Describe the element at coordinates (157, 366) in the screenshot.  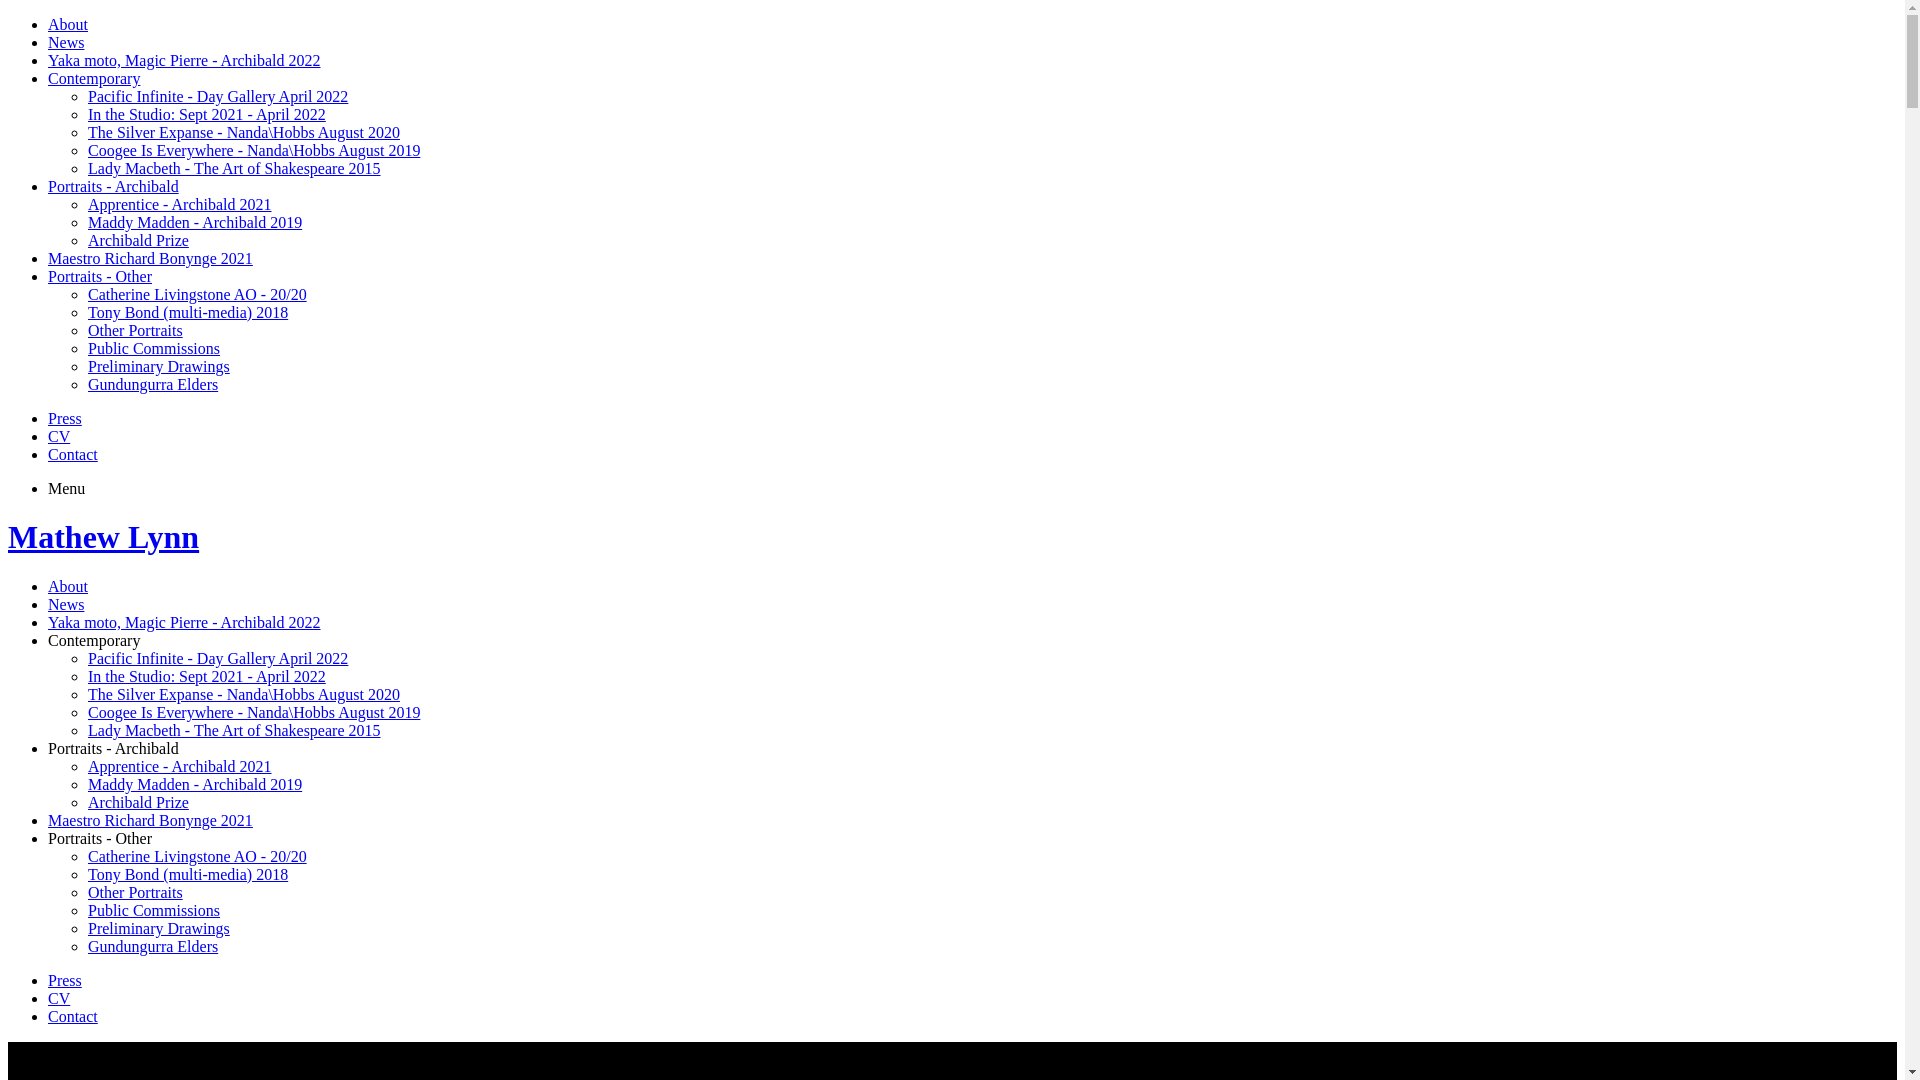
I see `'Preliminary Drawings'` at that location.